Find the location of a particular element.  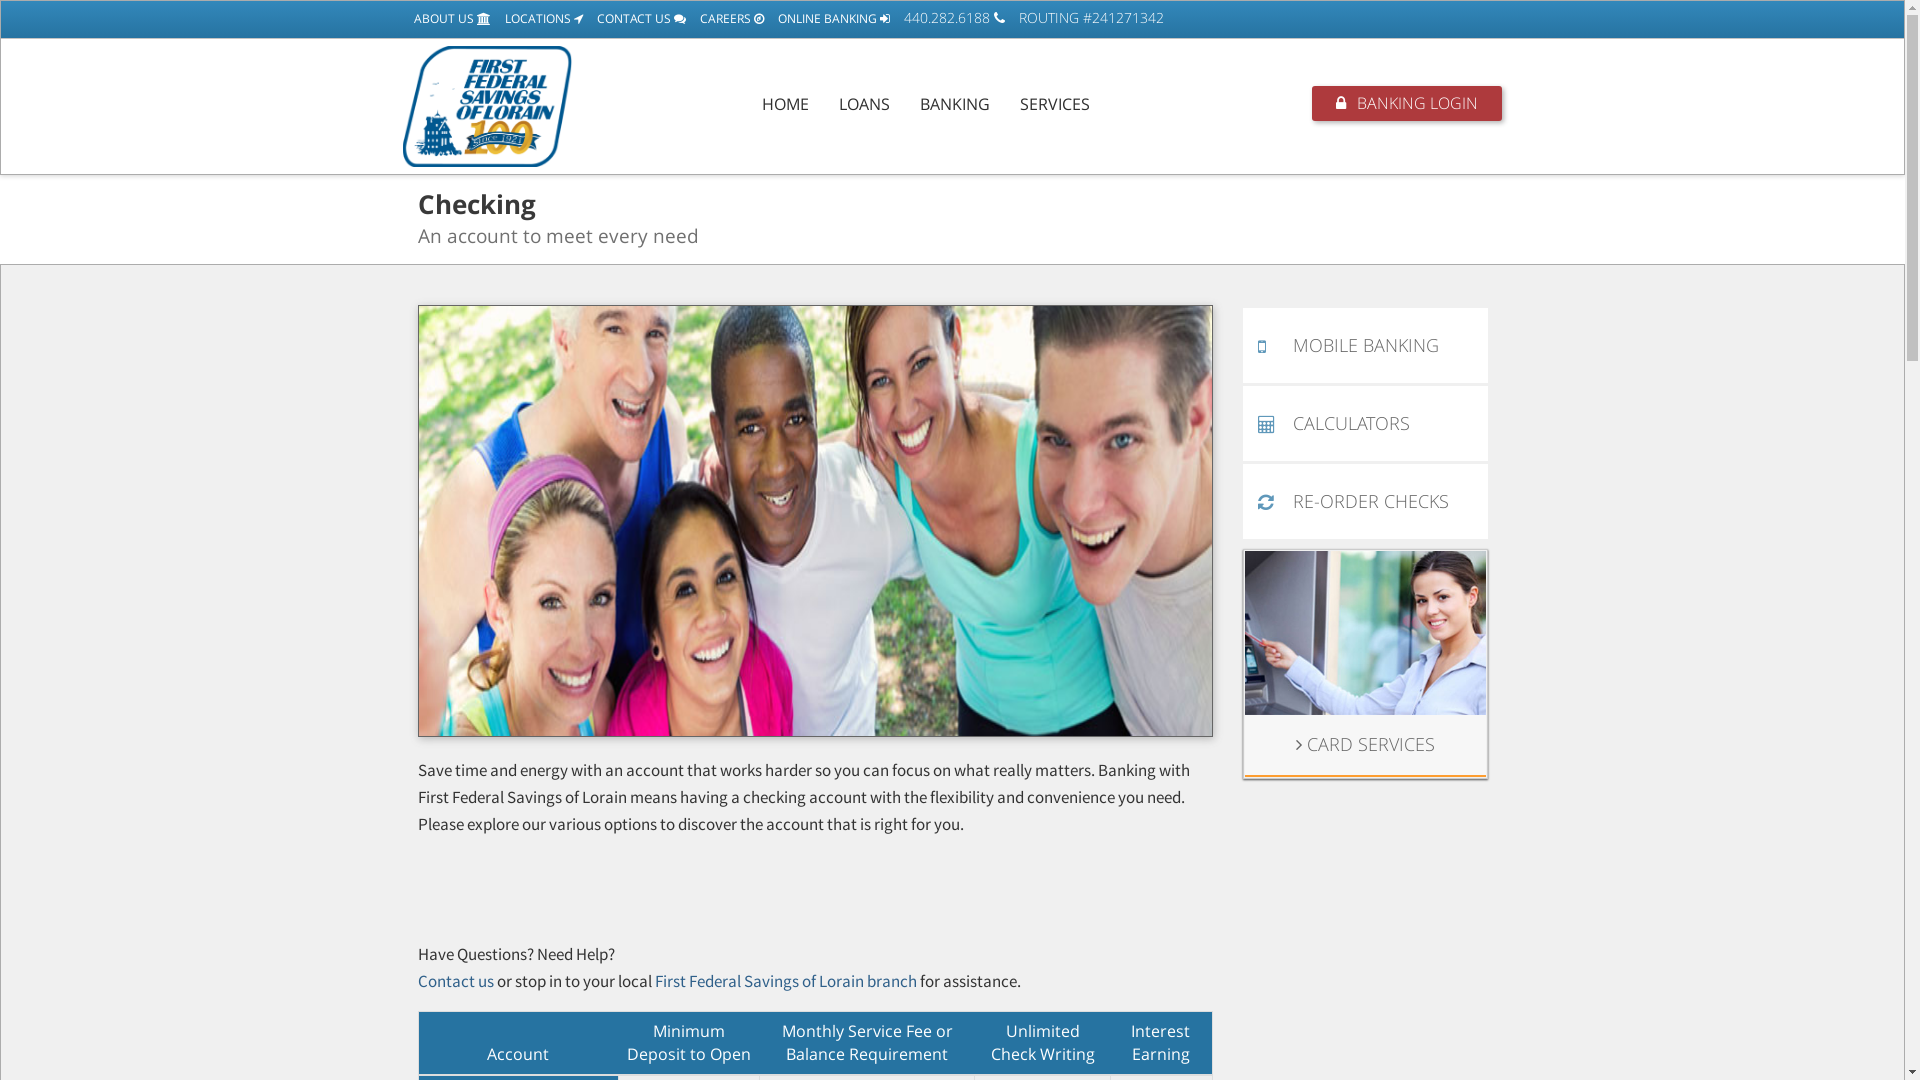

'LOCATIONS' is located at coordinates (538, 18).